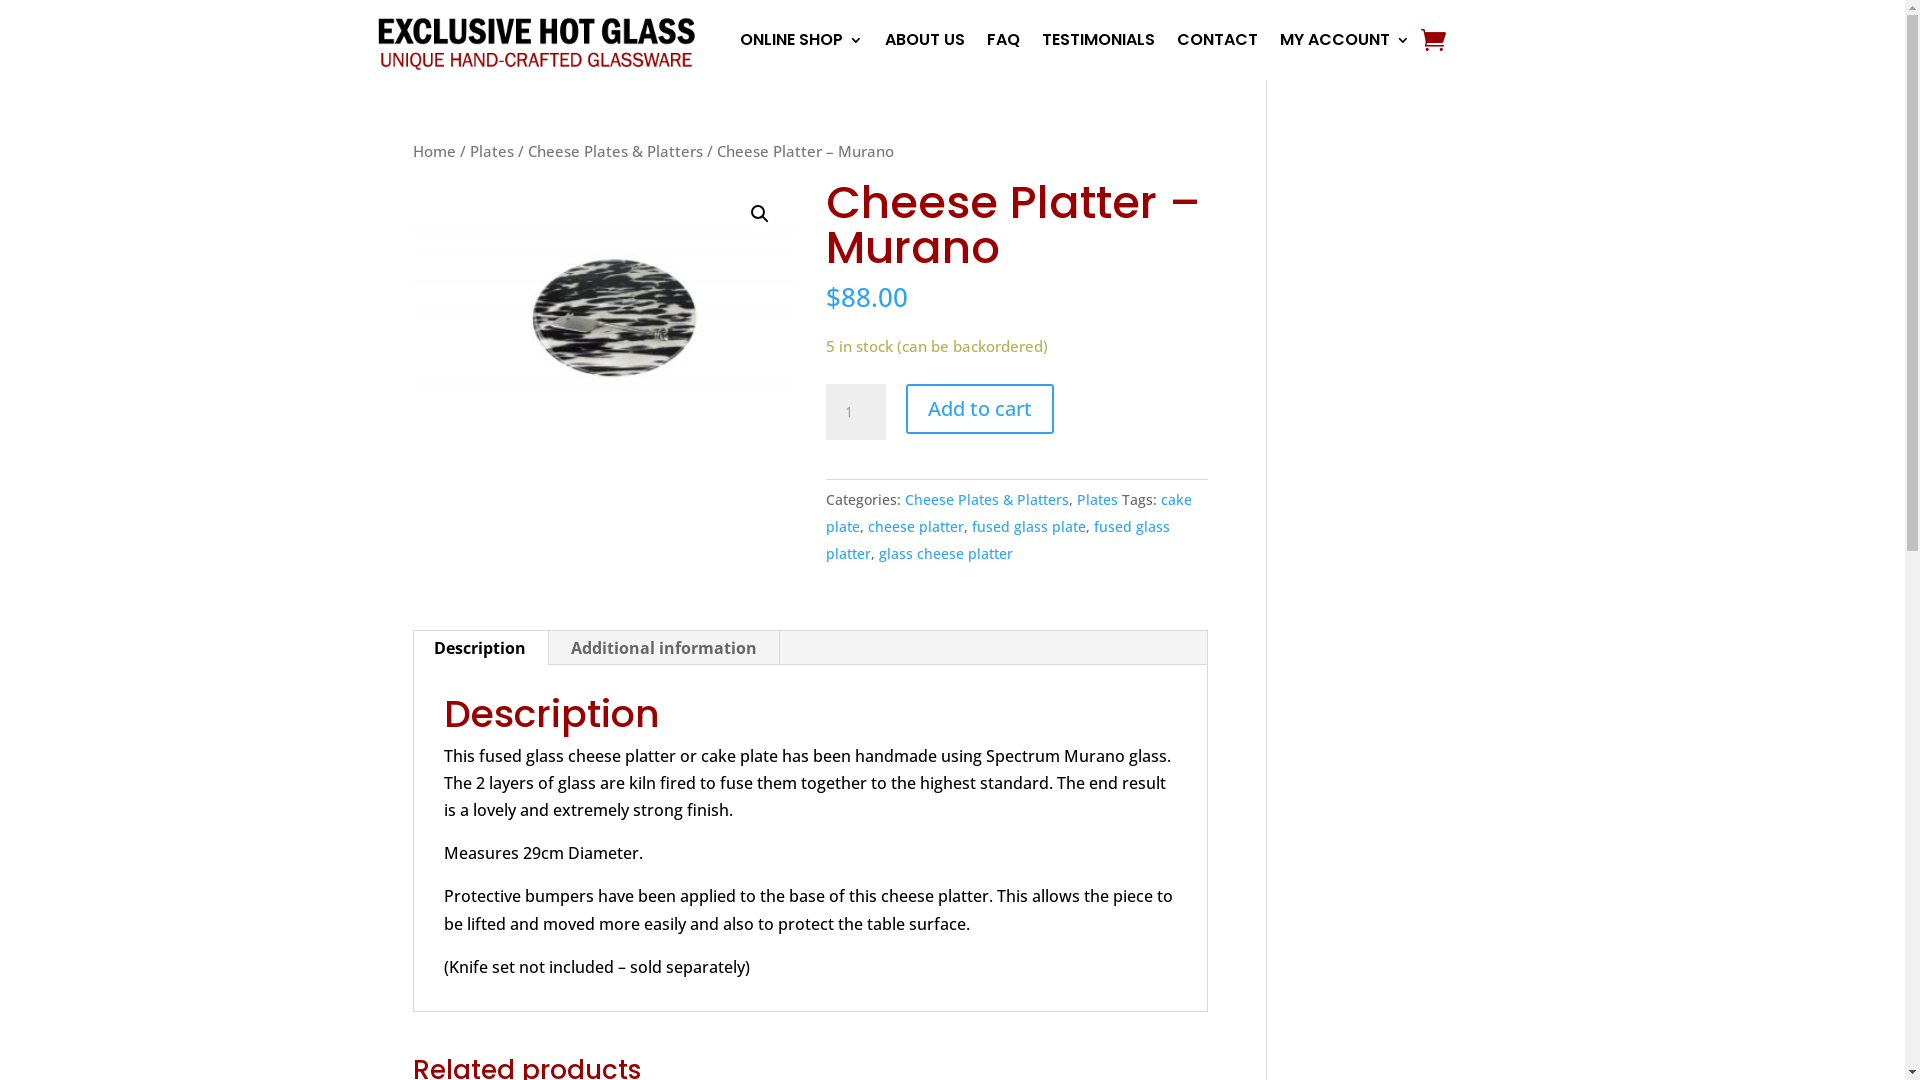 The image size is (1920, 1080). Describe the element at coordinates (801, 39) in the screenshot. I see `'ONLINE SHOP'` at that location.